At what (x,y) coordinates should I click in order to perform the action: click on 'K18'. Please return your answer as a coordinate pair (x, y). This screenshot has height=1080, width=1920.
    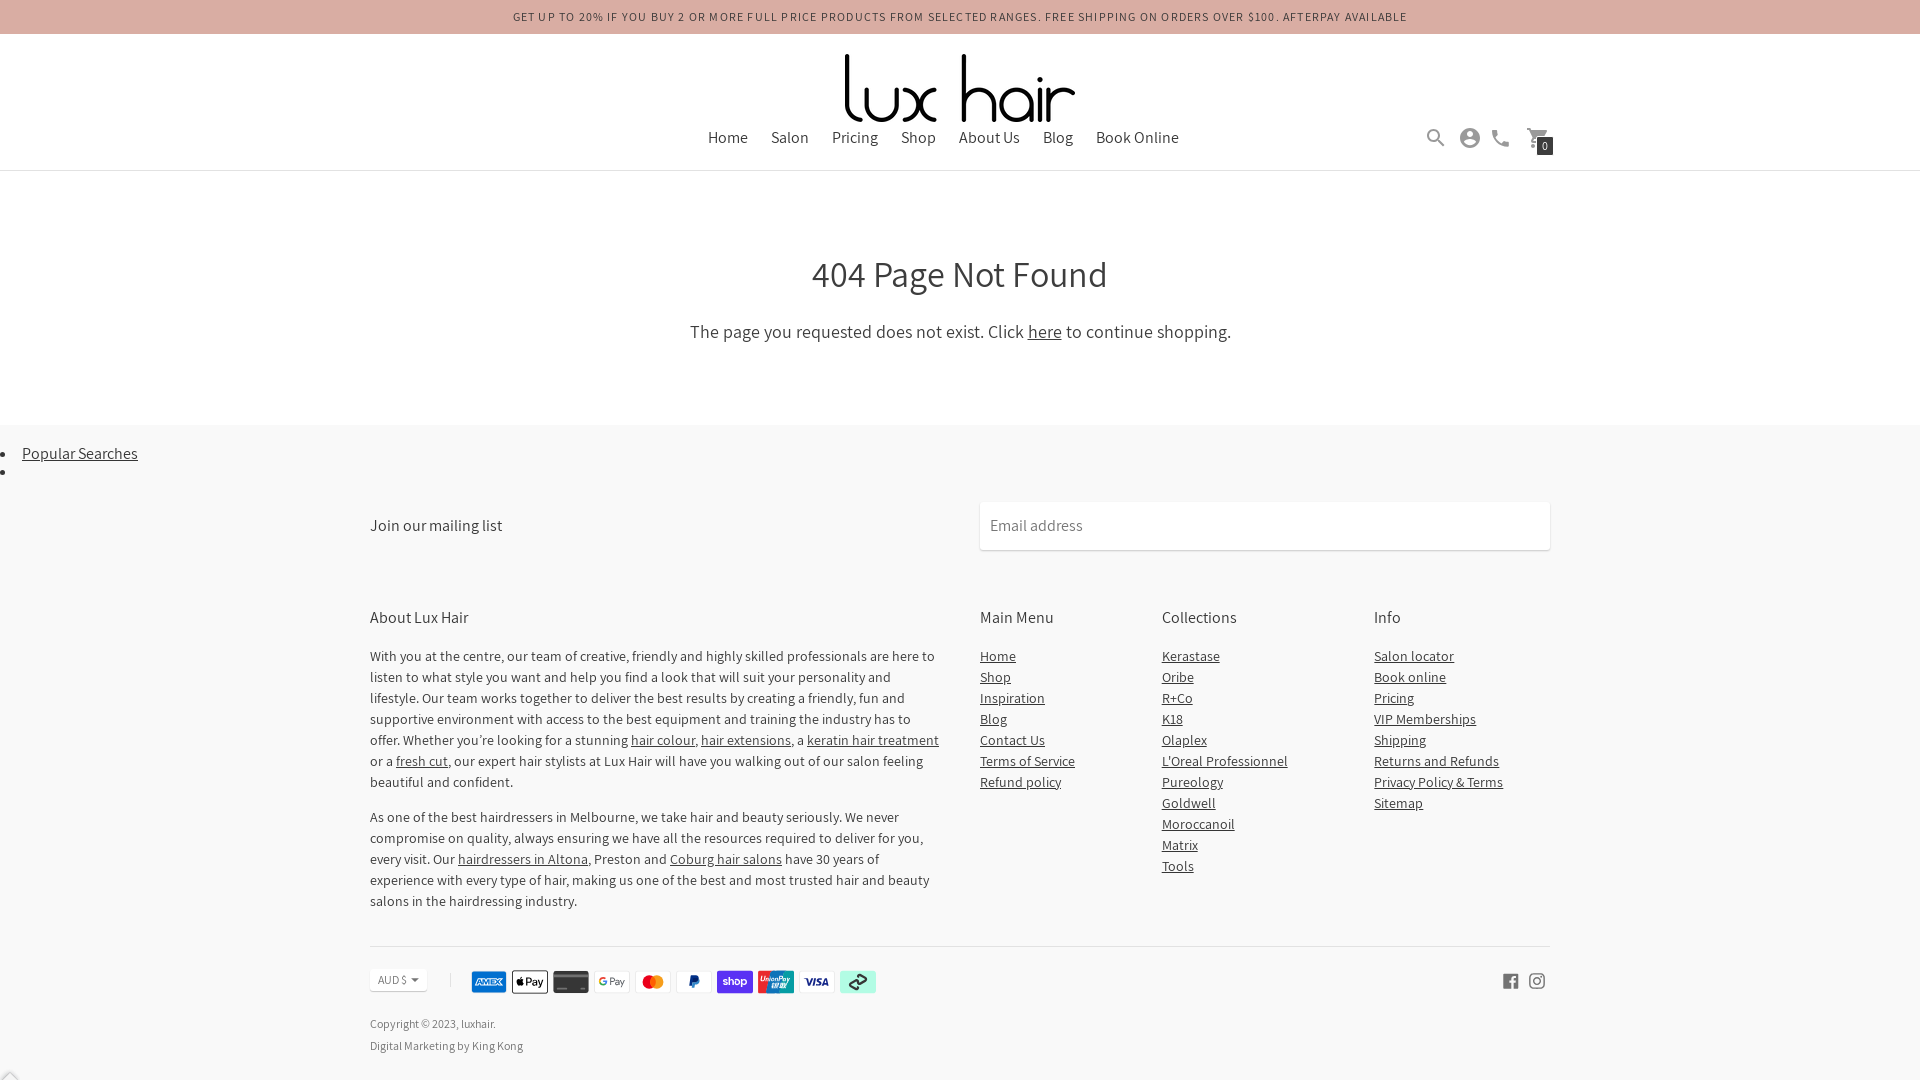
    Looking at the image, I should click on (1172, 717).